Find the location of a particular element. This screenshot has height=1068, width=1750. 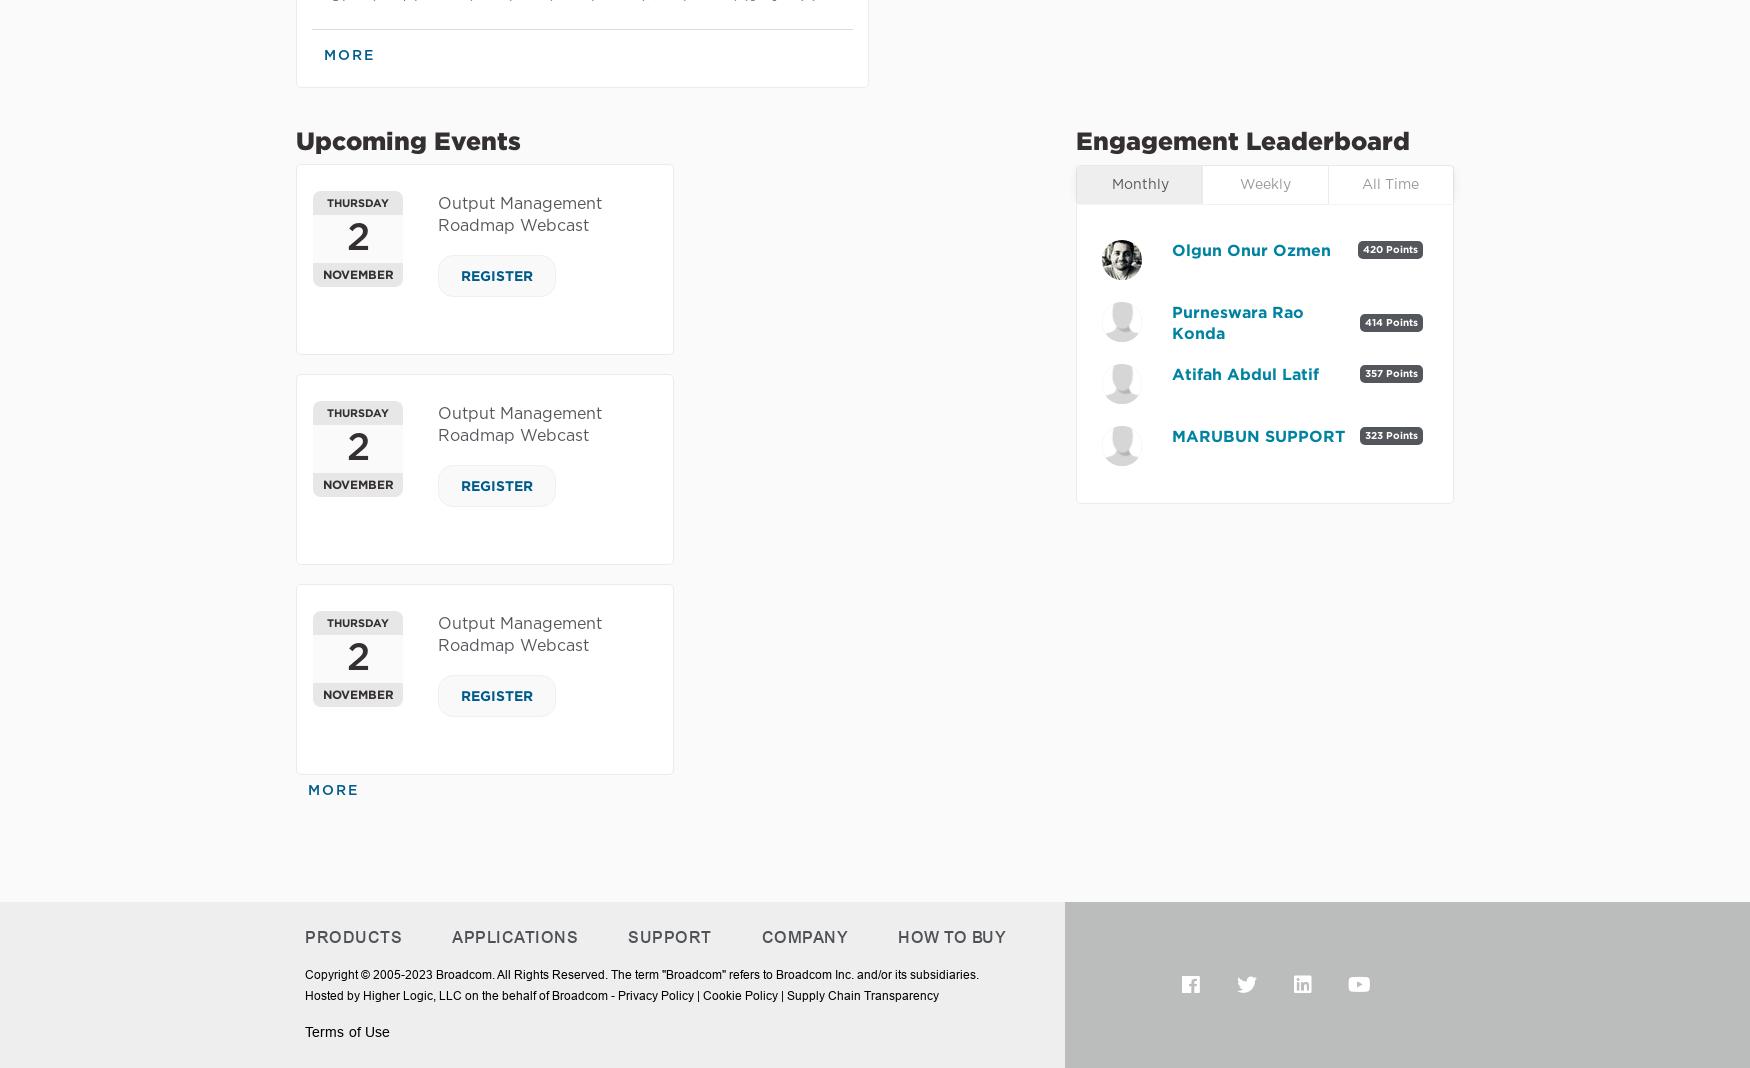

'MARUBUN SUPPORT' is located at coordinates (1257, 434).